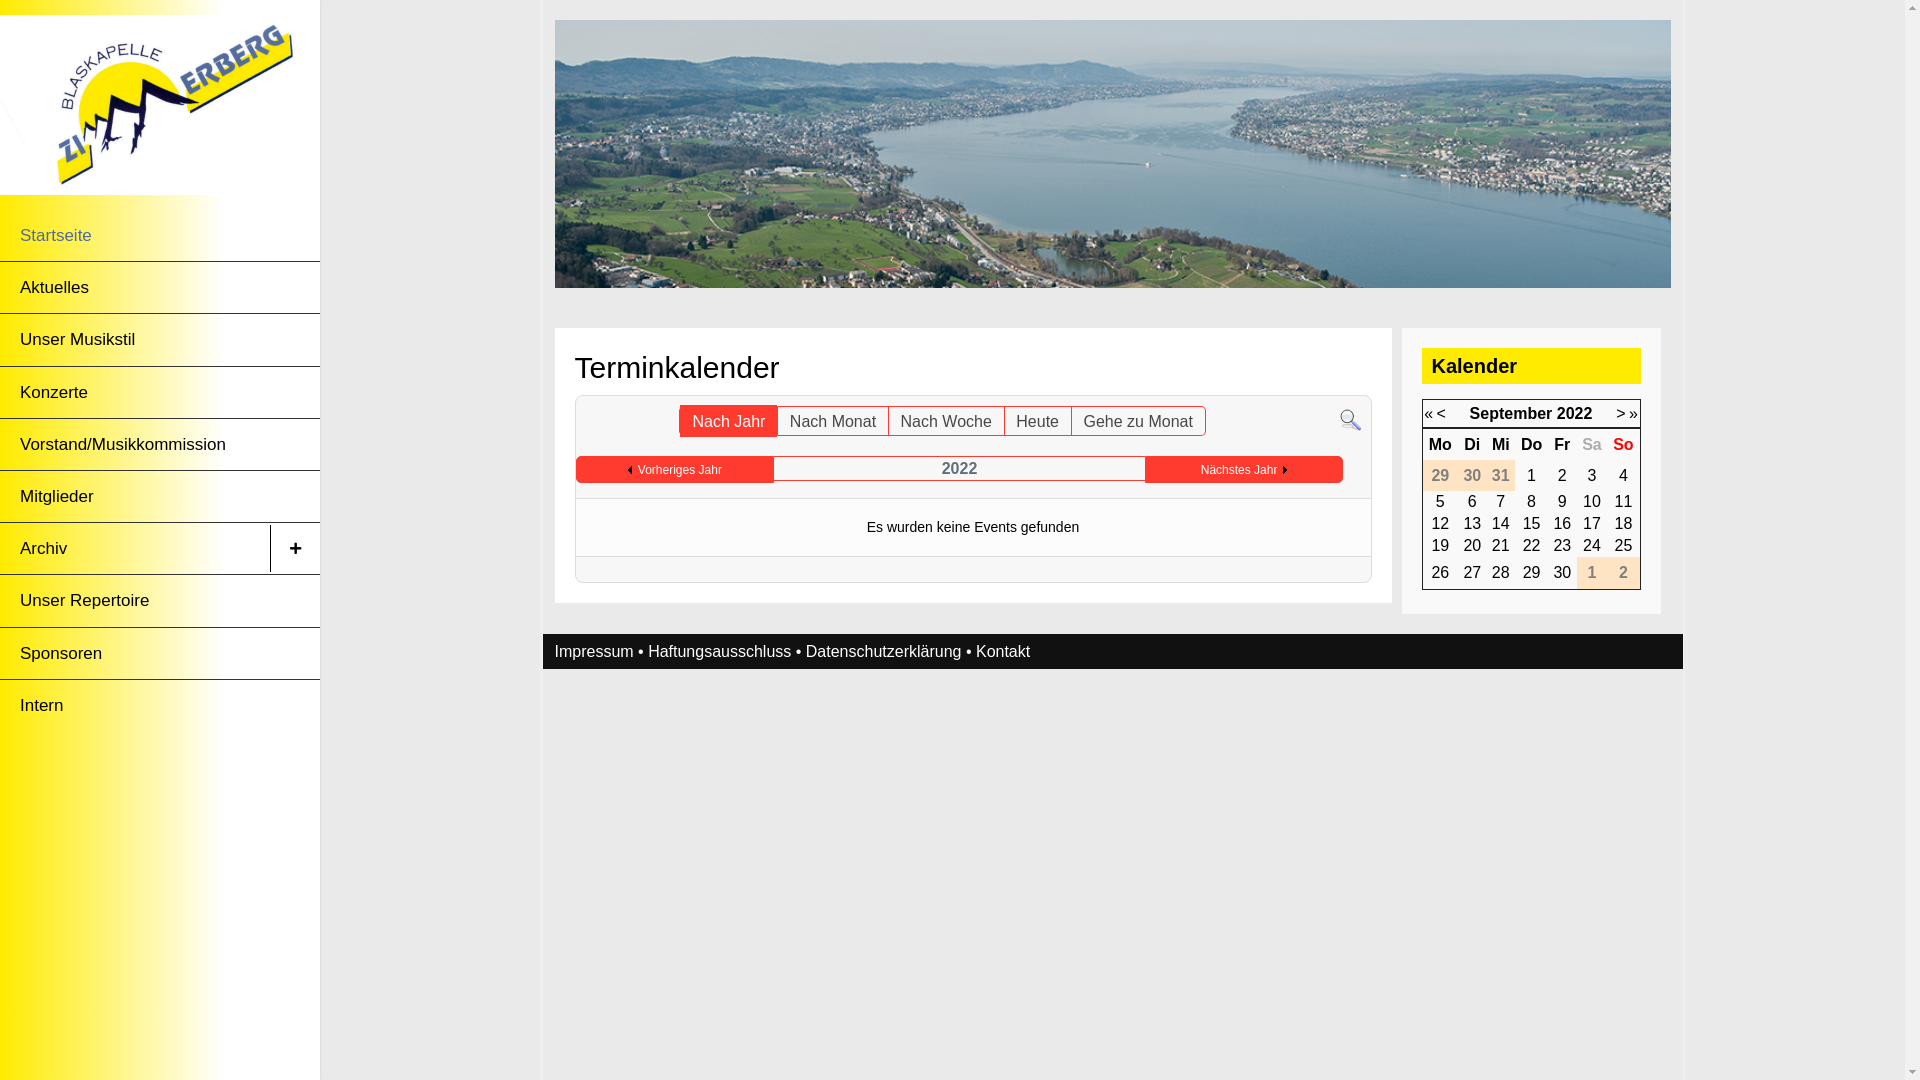 The width and height of the screenshot is (1920, 1080). Describe the element at coordinates (1521, 545) in the screenshot. I see `'22'` at that location.